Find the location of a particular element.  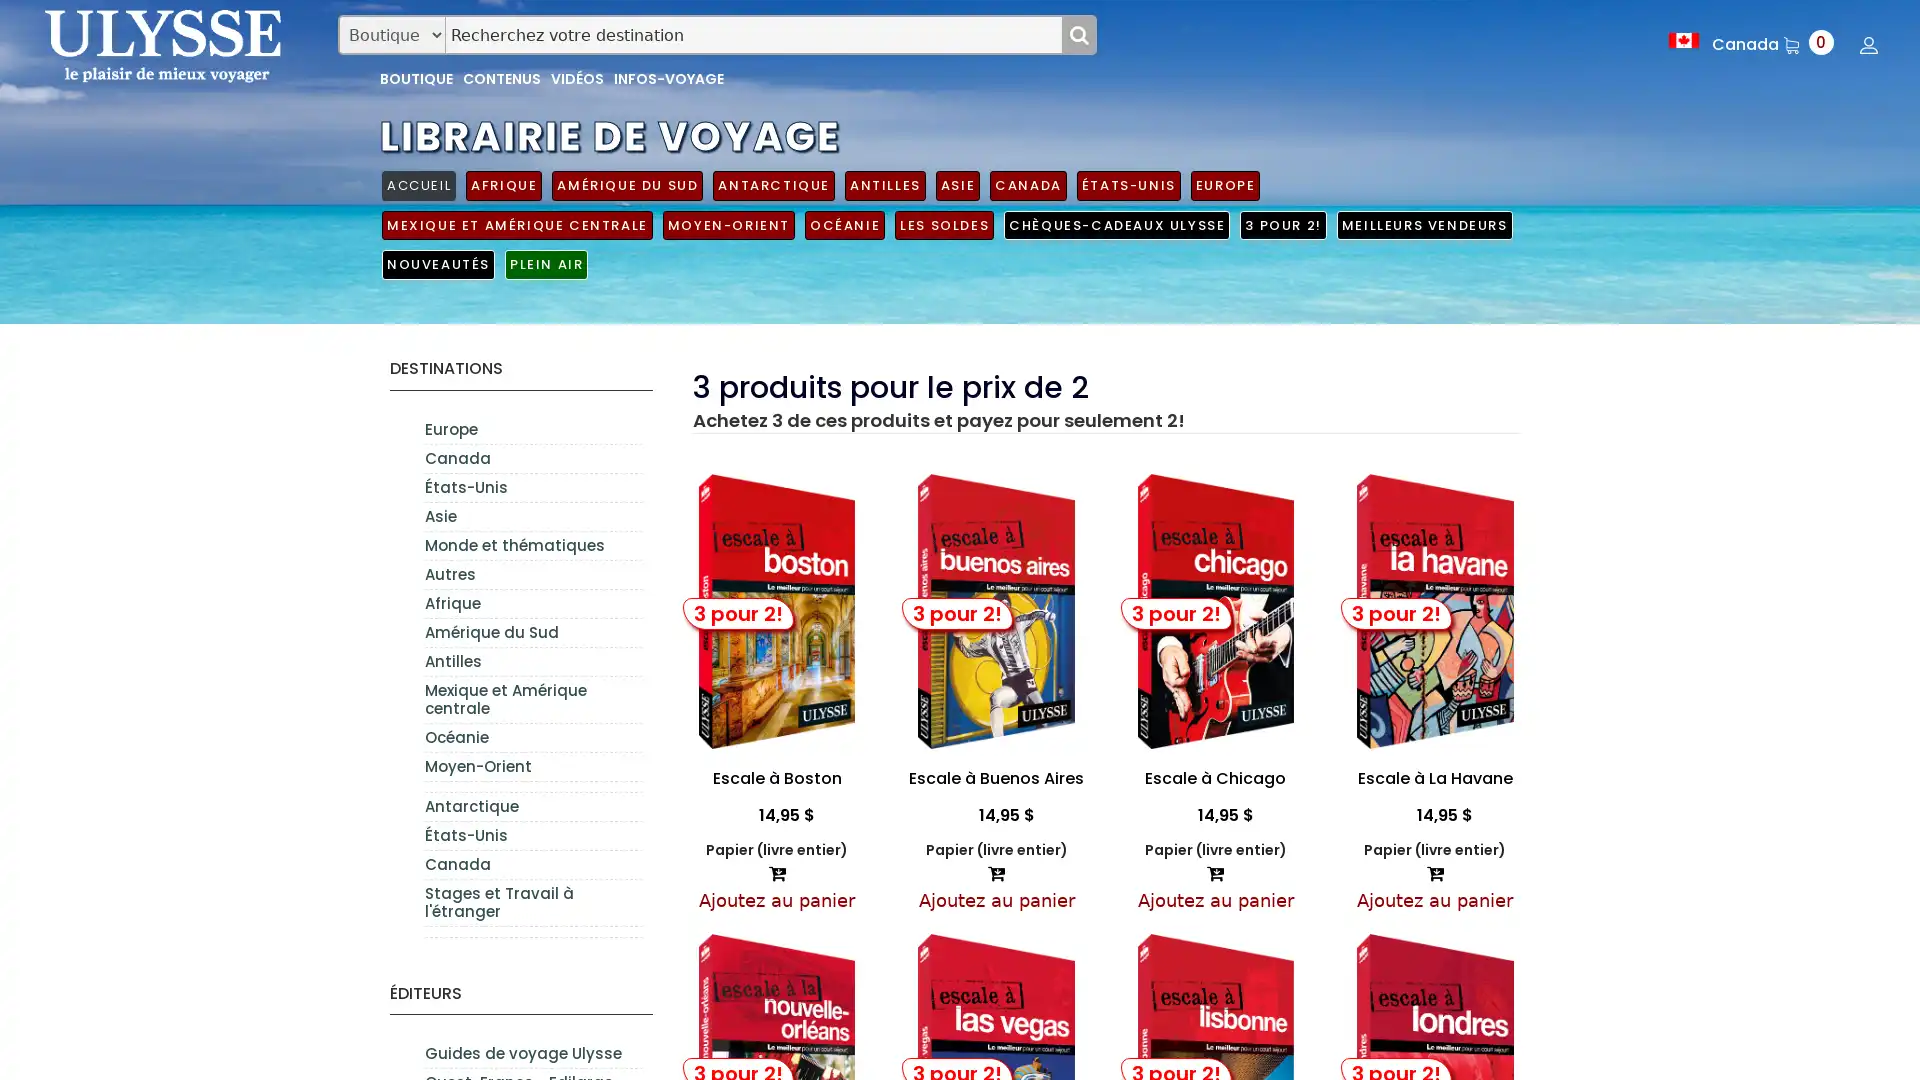

ANTARCTIQUE is located at coordinates (772, 185).